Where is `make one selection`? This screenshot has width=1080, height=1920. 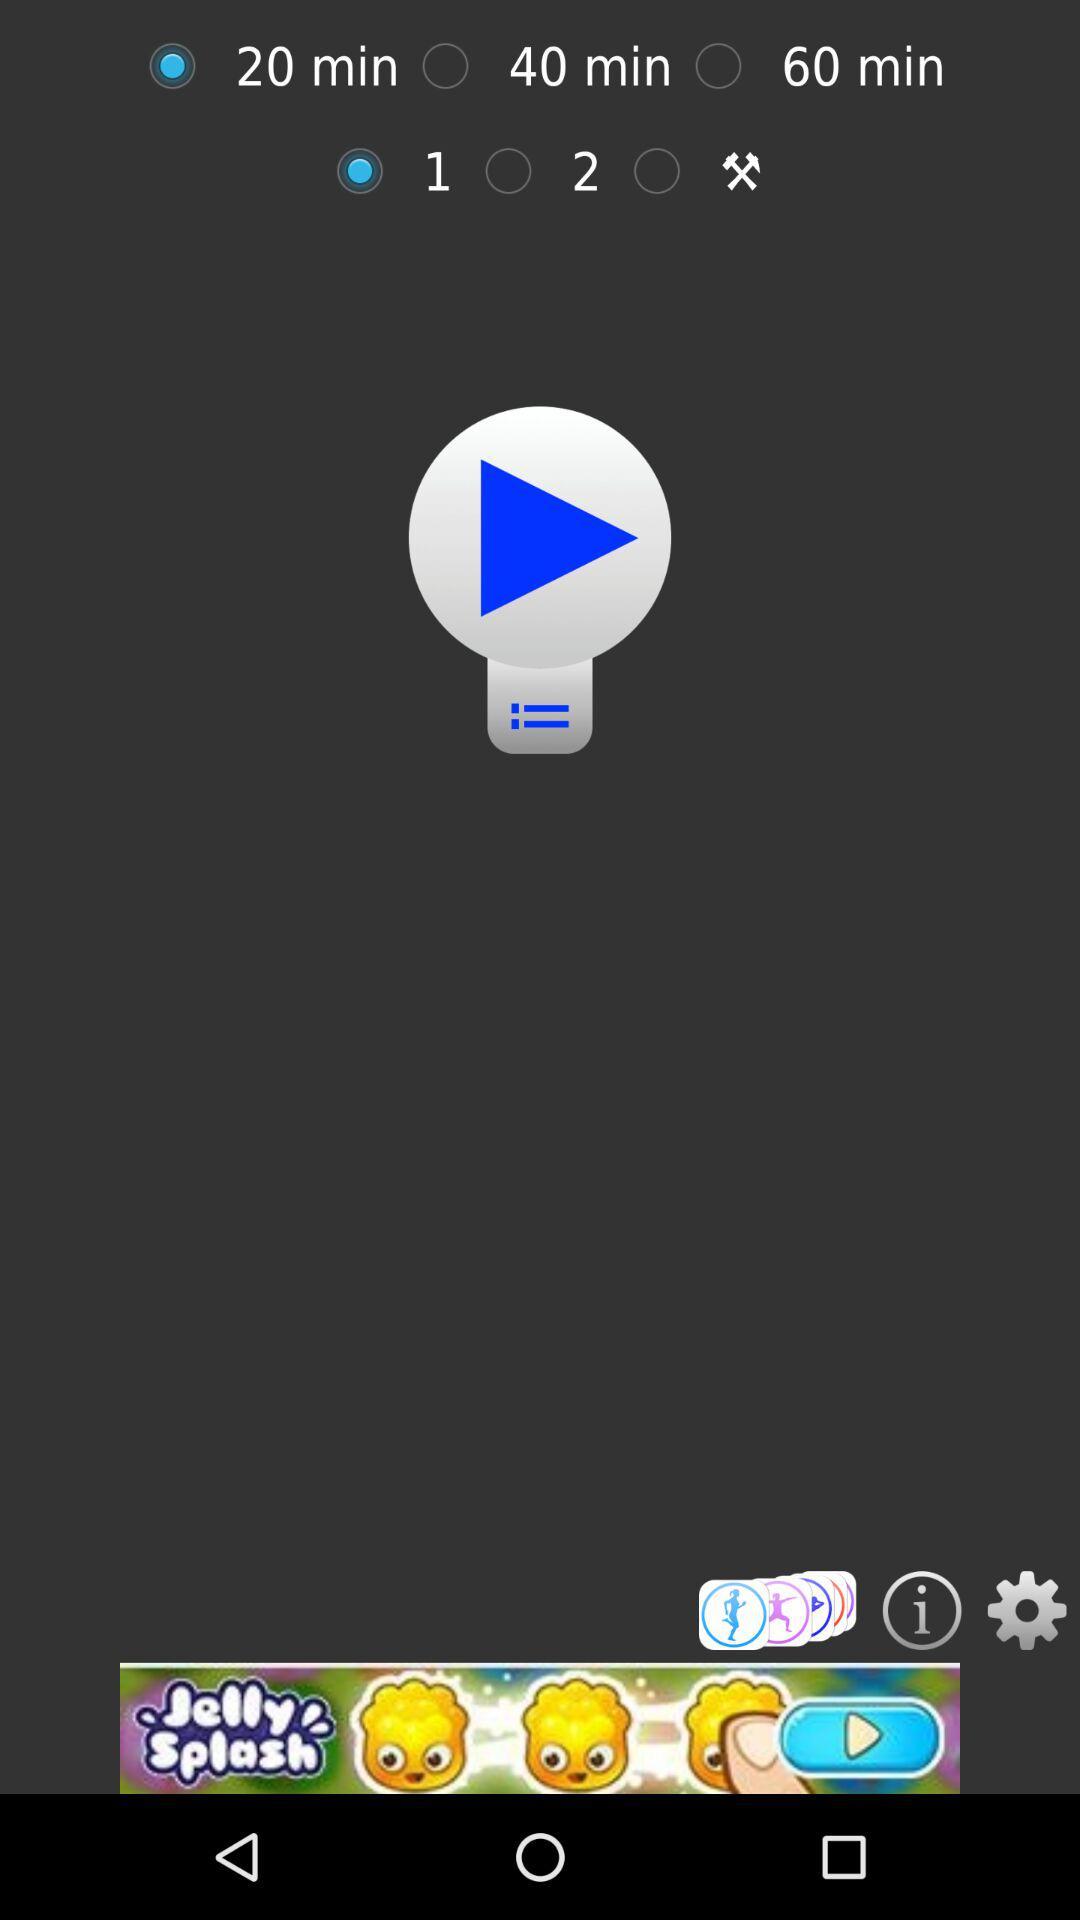 make one selection is located at coordinates (370, 171).